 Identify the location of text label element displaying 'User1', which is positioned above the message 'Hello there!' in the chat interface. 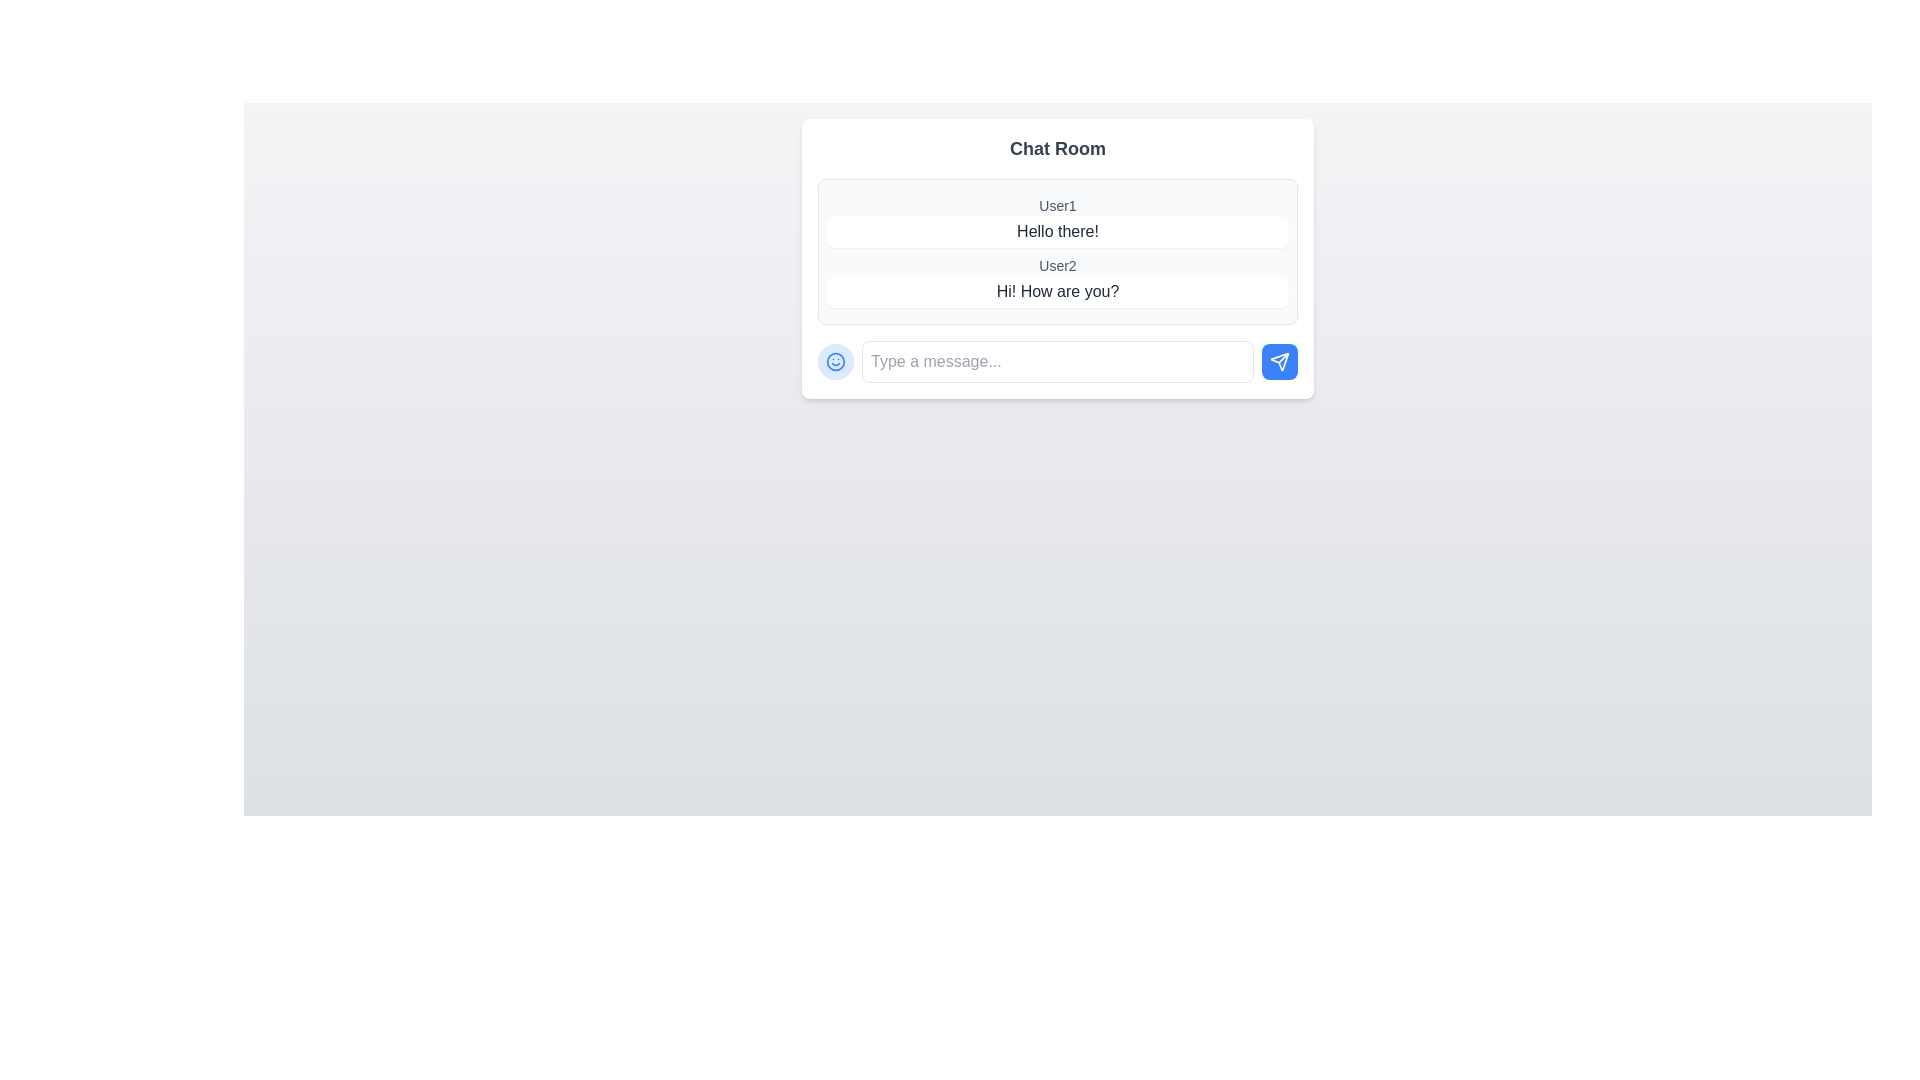
(1056, 205).